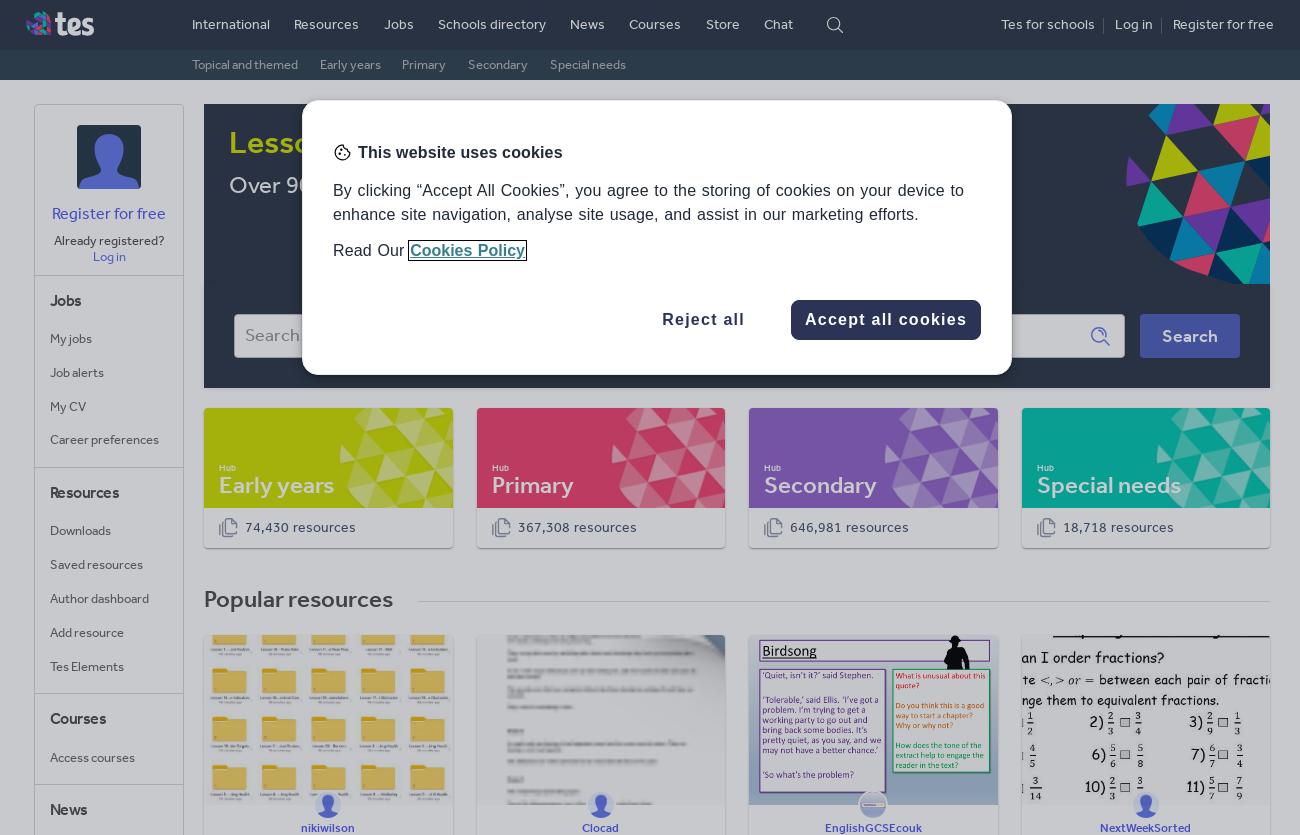 Image resolution: width=1300 pixels, height=835 pixels. Describe the element at coordinates (575, 527) in the screenshot. I see `'367,308 resources'` at that location.